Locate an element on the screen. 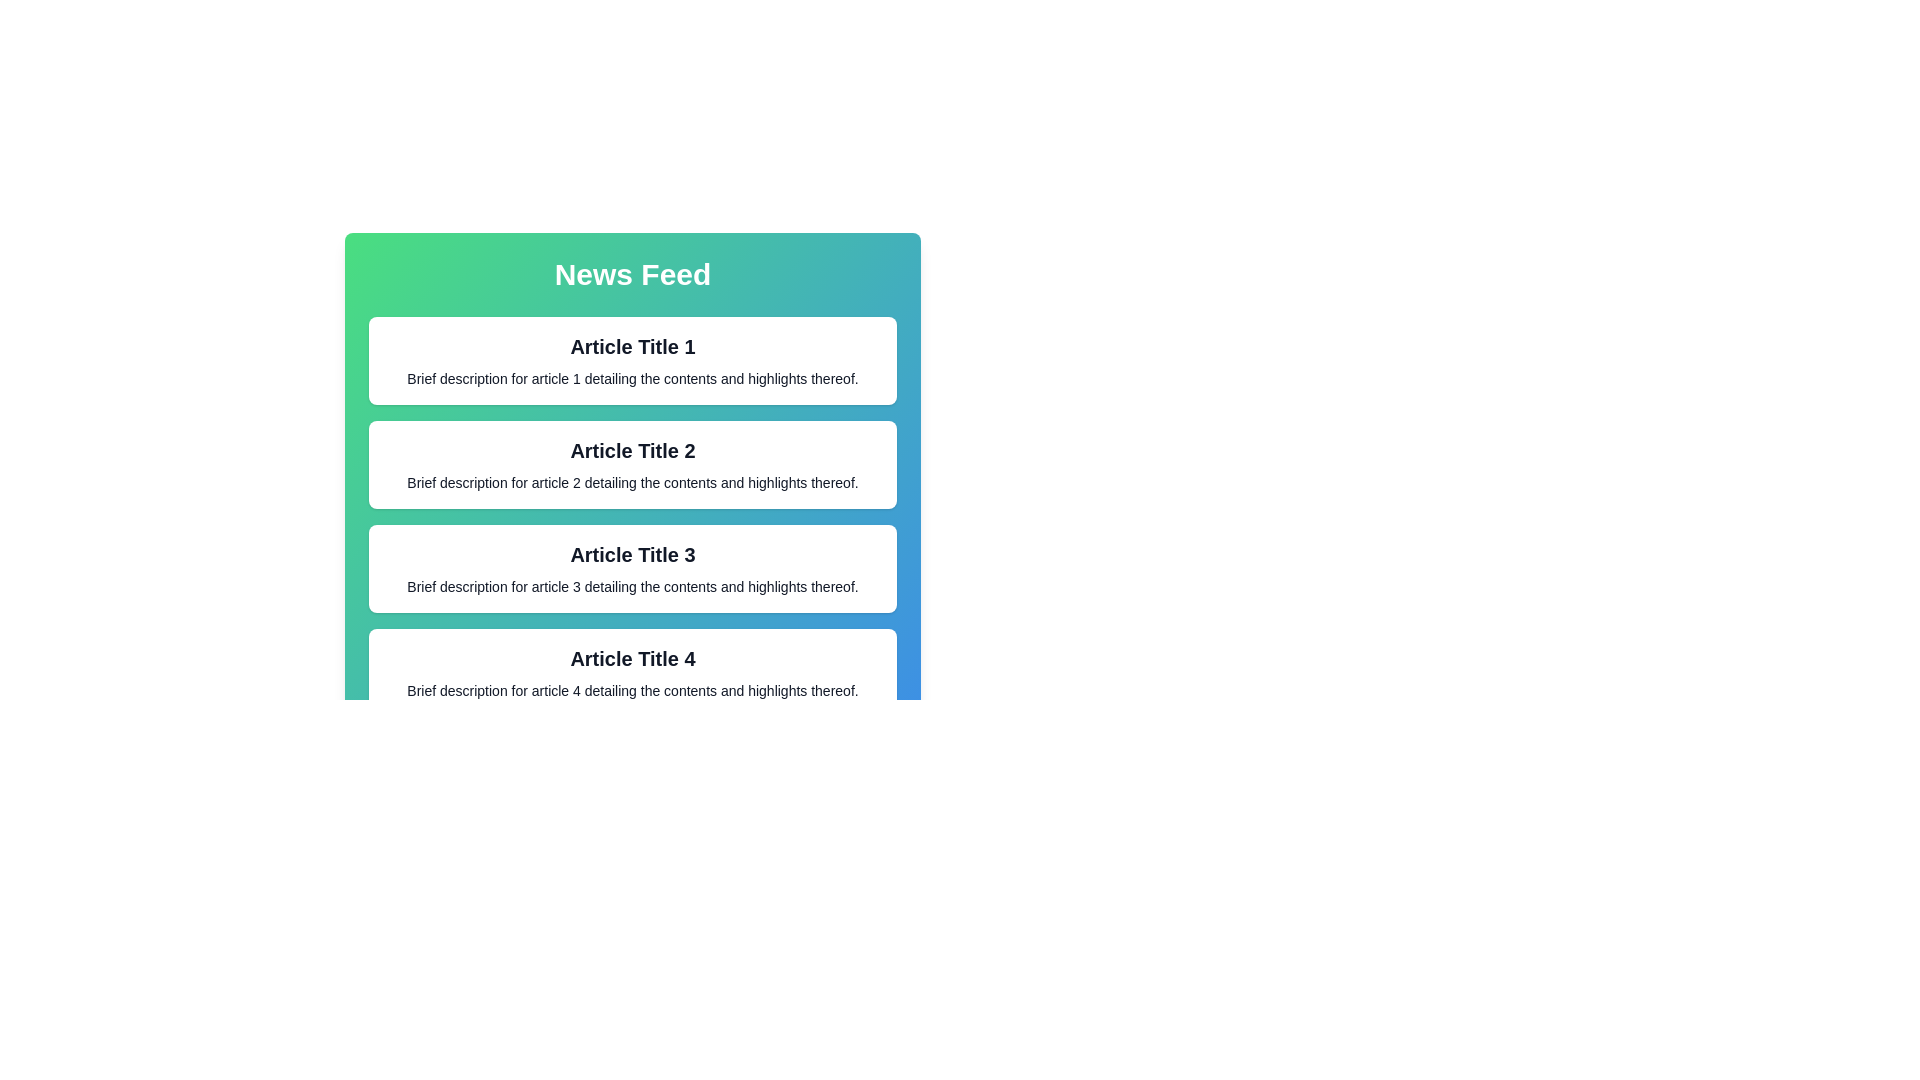 The image size is (1920, 1080). text label that summarizes the contents of 'Article Title 1', which is positioned below the title within the first card of the News Feed section is located at coordinates (632, 378).